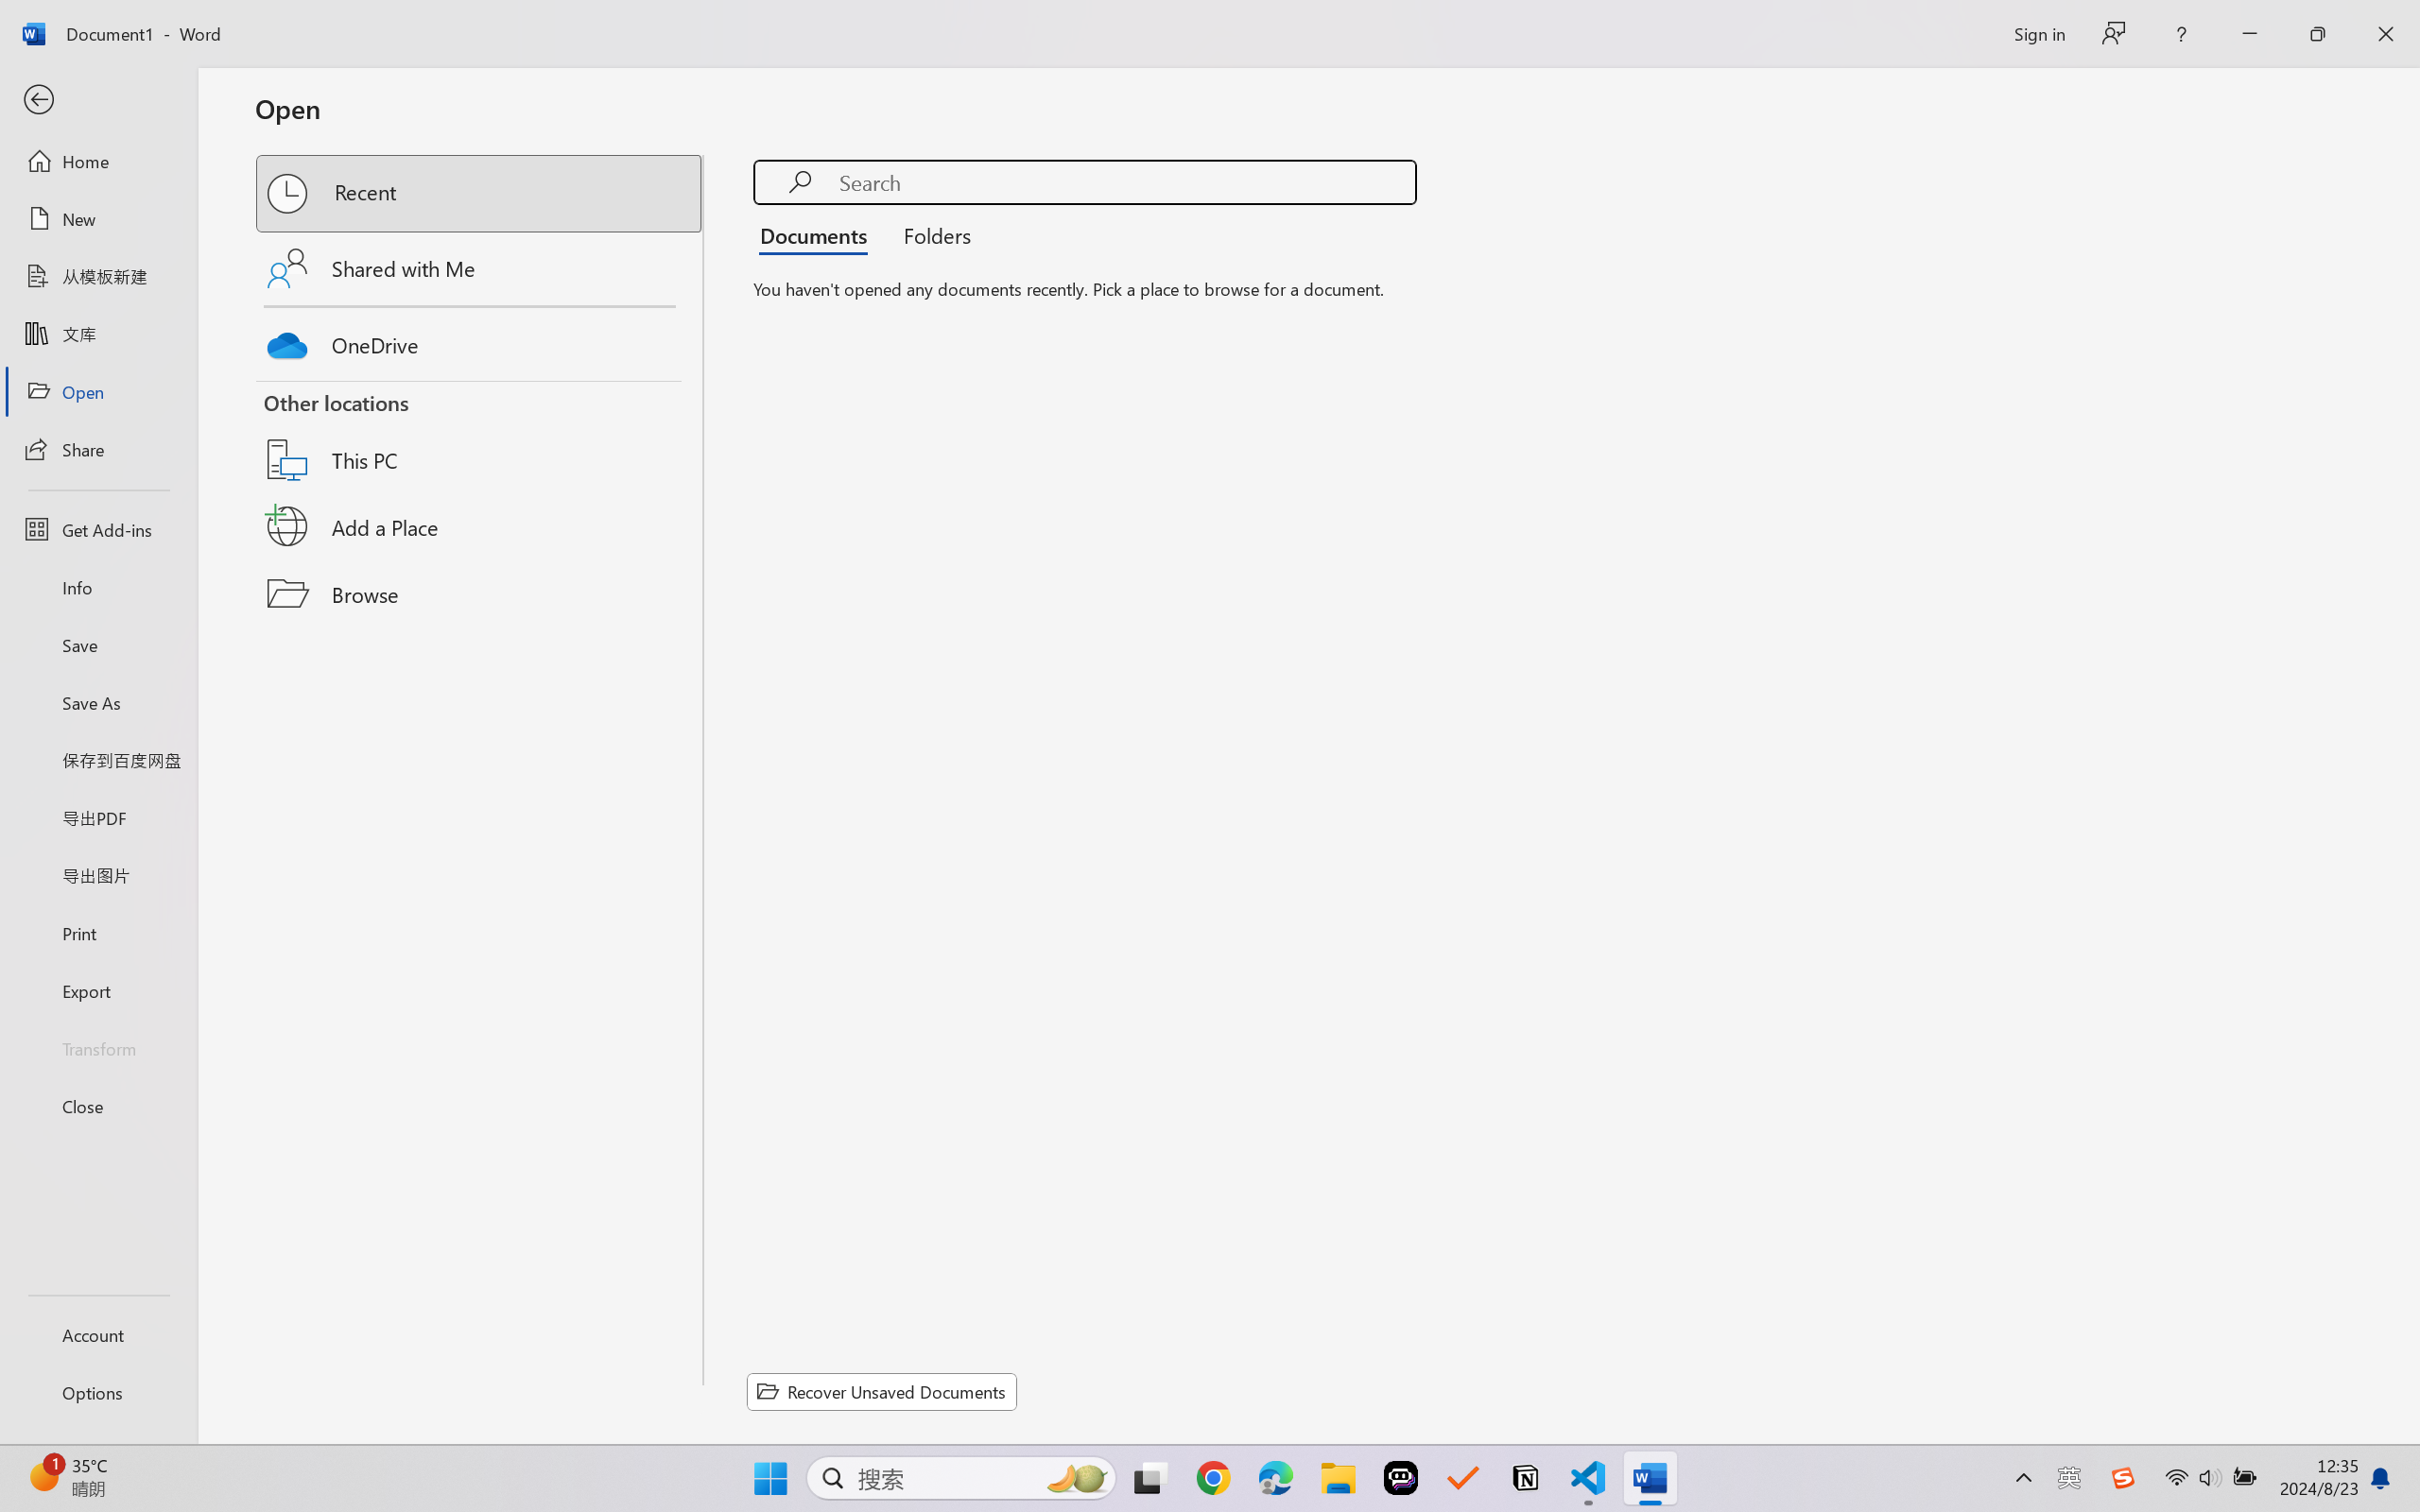 The height and width of the screenshot is (1512, 2420). What do you see at coordinates (97, 989) in the screenshot?
I see `'Export'` at bounding box center [97, 989].